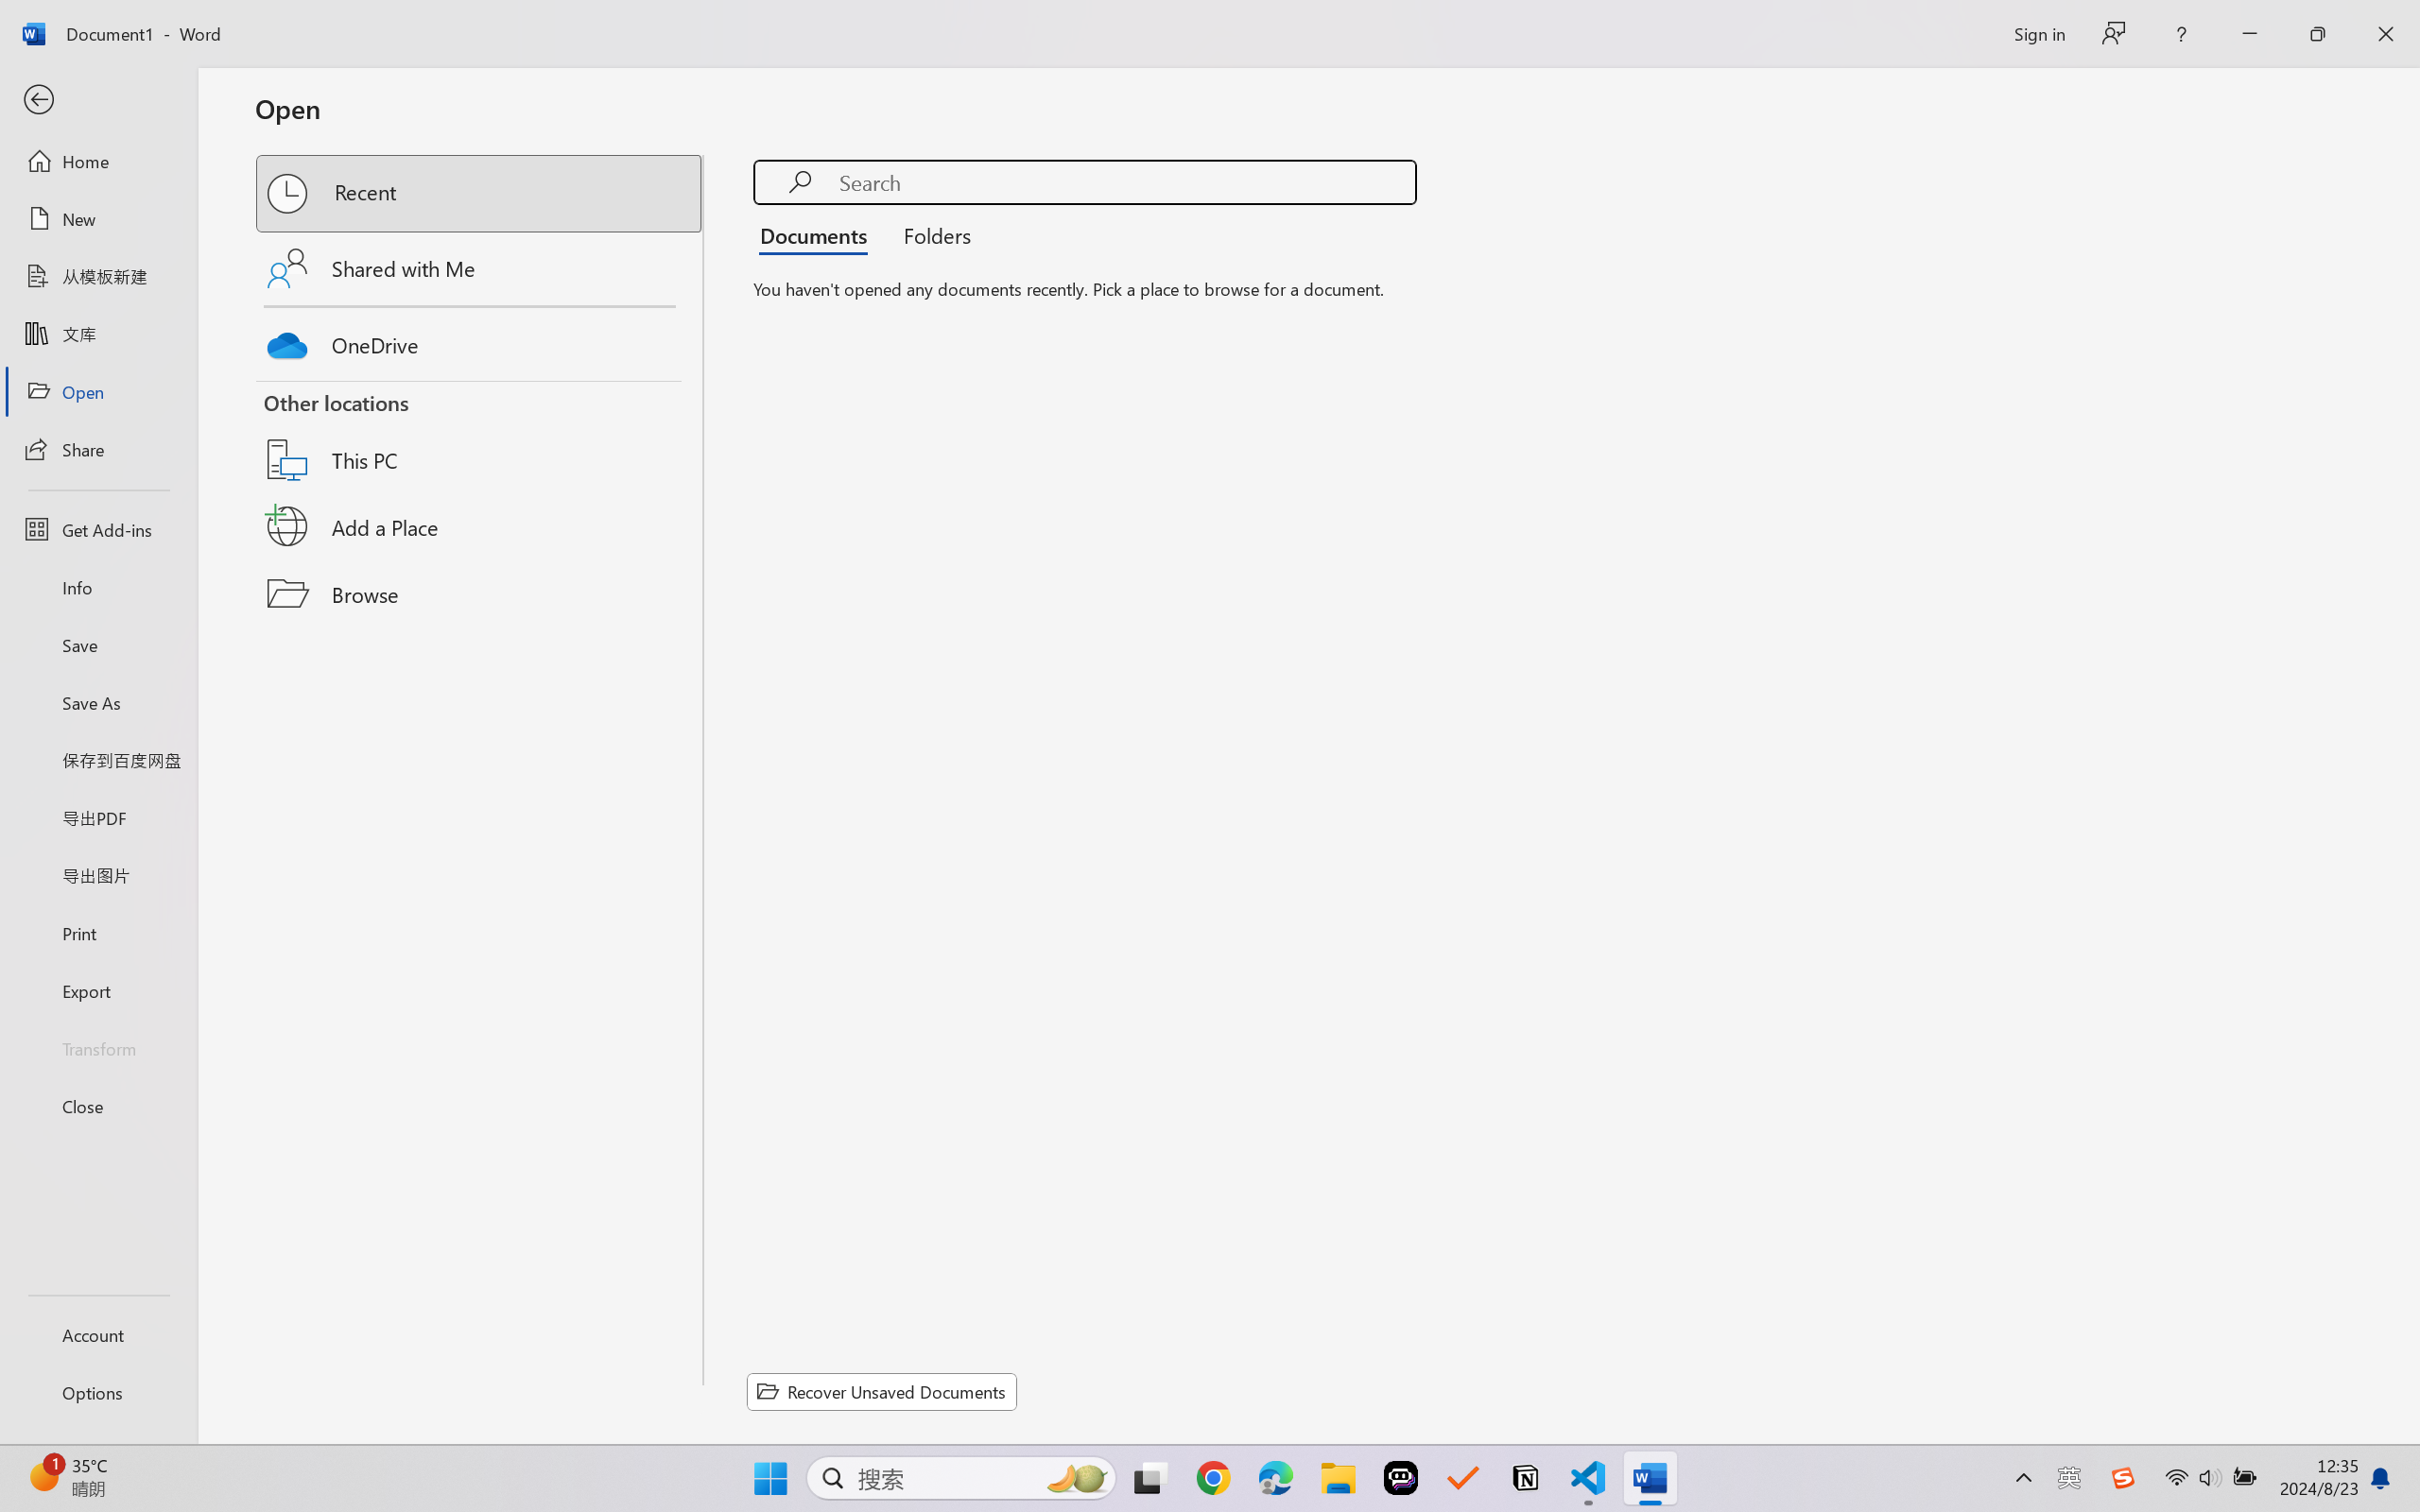 The height and width of the screenshot is (1512, 2420). What do you see at coordinates (97, 989) in the screenshot?
I see `'Export'` at bounding box center [97, 989].